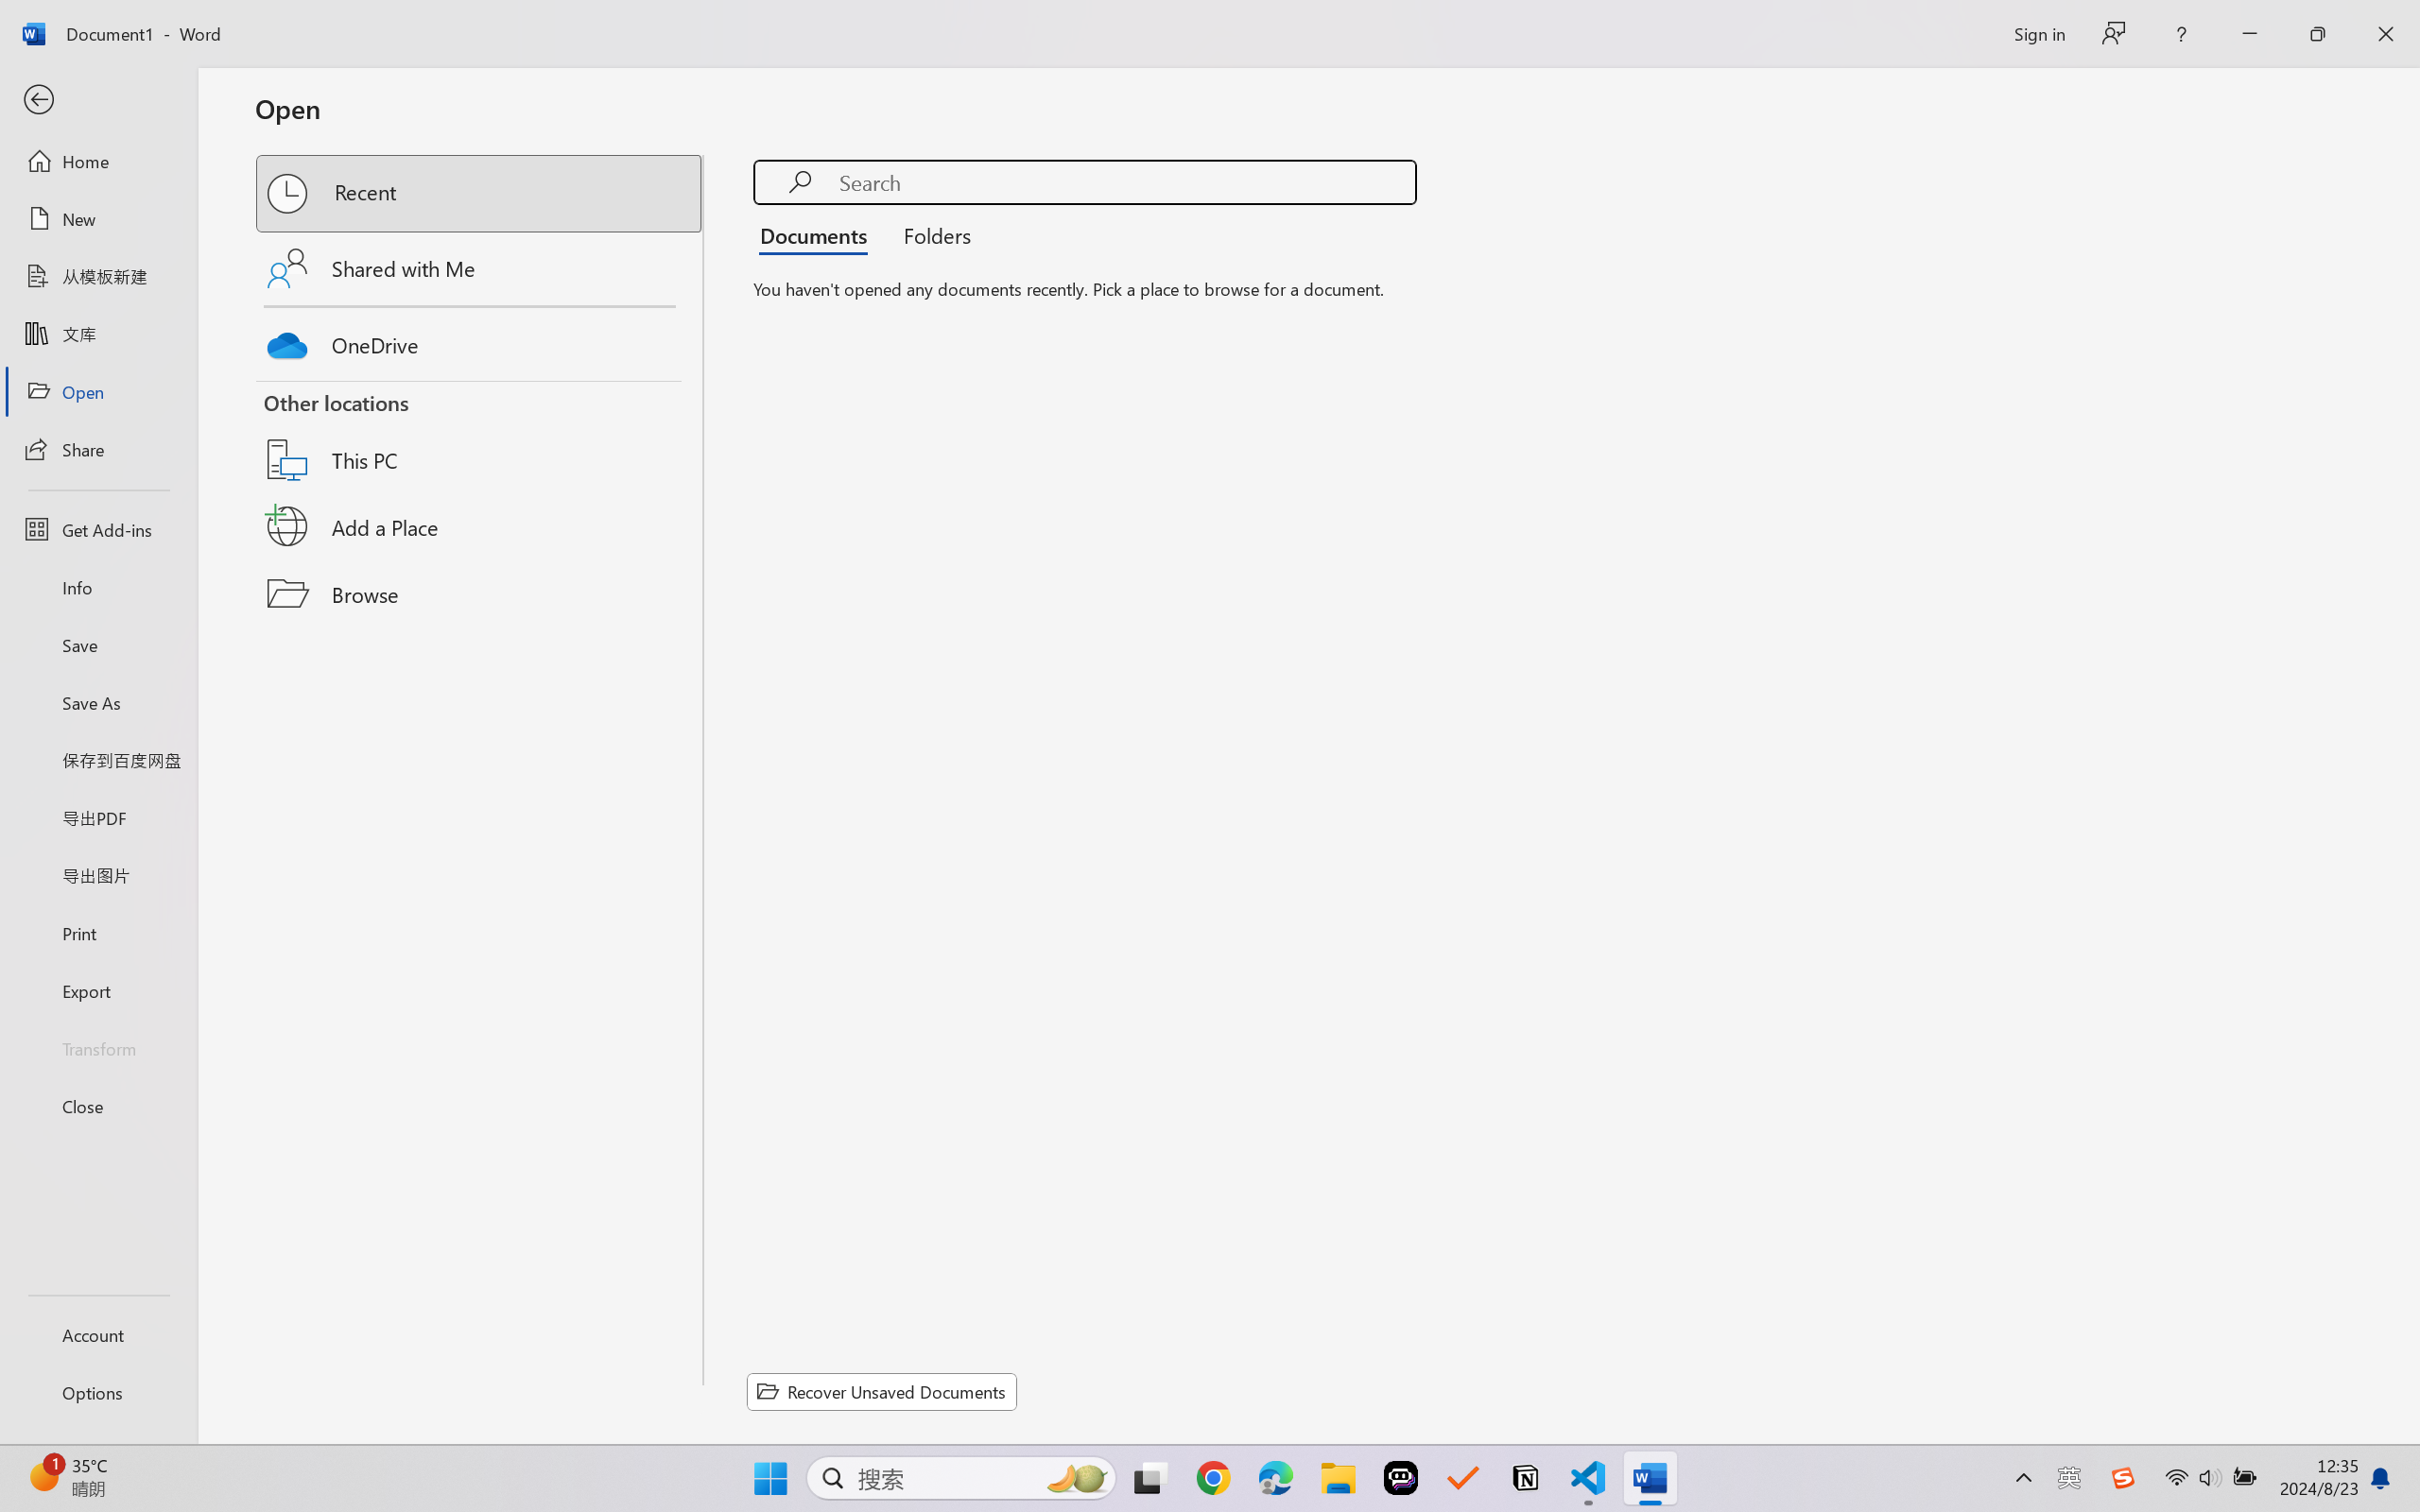 The height and width of the screenshot is (1512, 2420). What do you see at coordinates (97, 989) in the screenshot?
I see `'Export'` at bounding box center [97, 989].